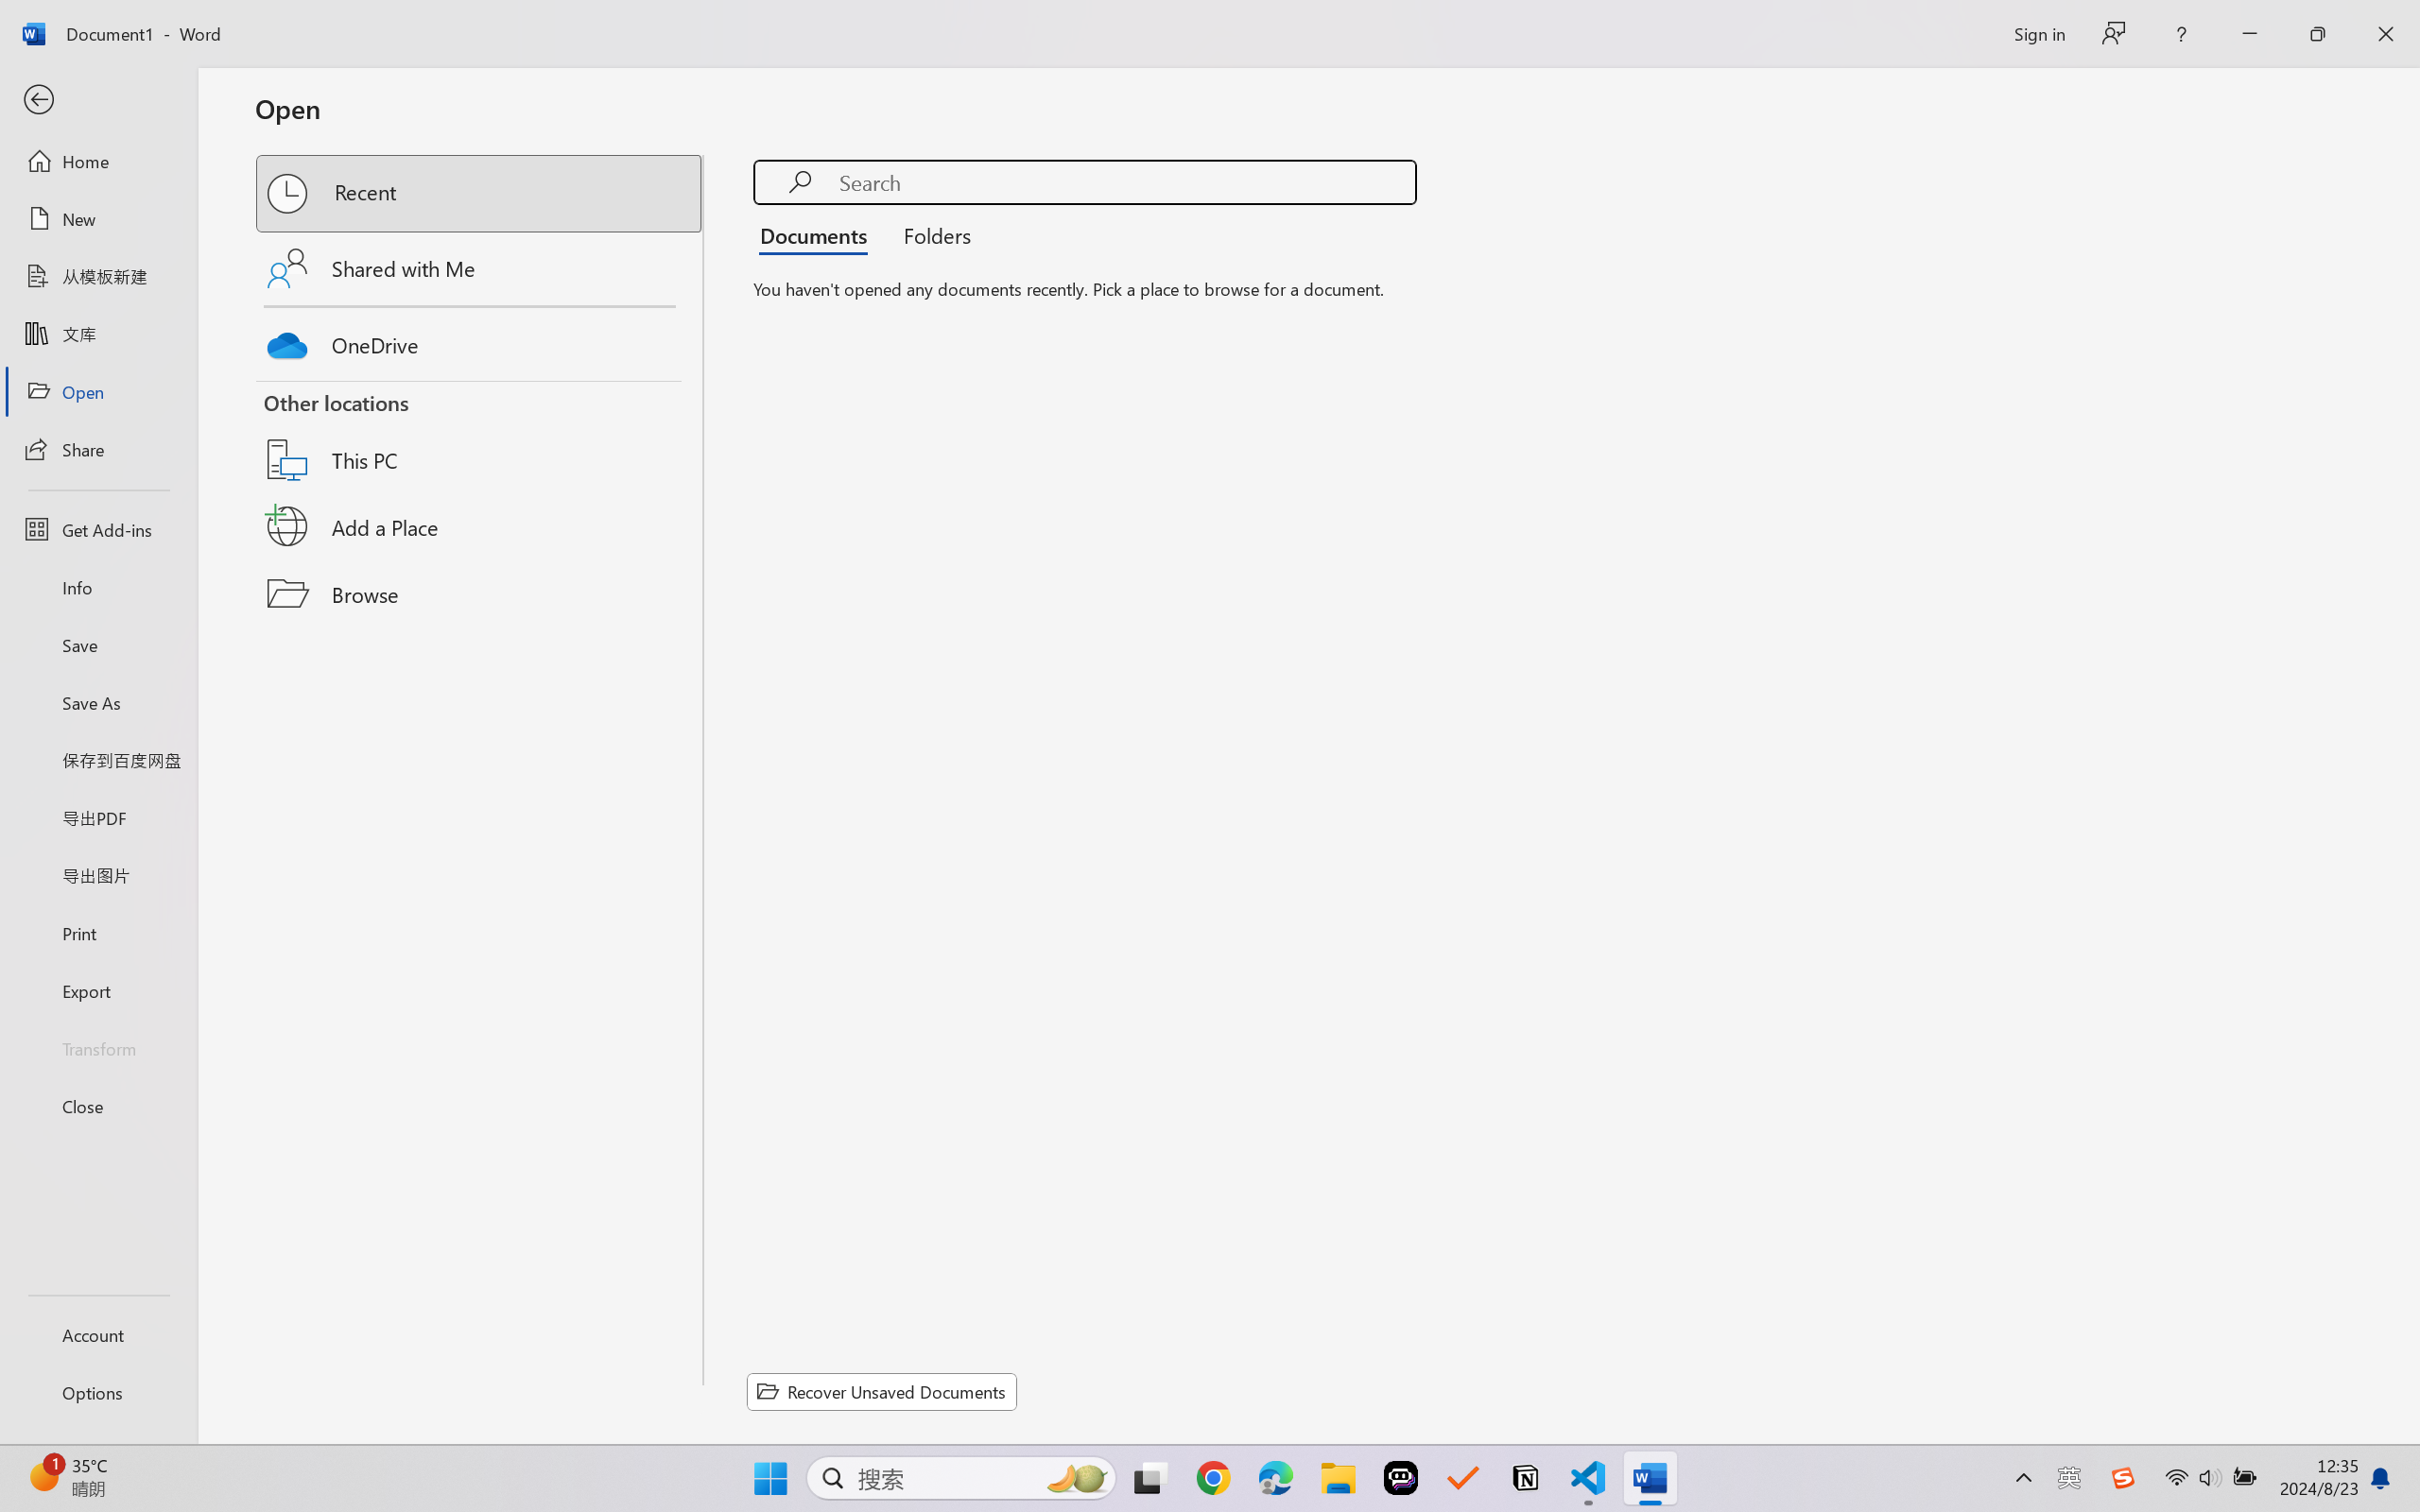 The height and width of the screenshot is (1512, 2420). What do you see at coordinates (97, 989) in the screenshot?
I see `'Export'` at bounding box center [97, 989].